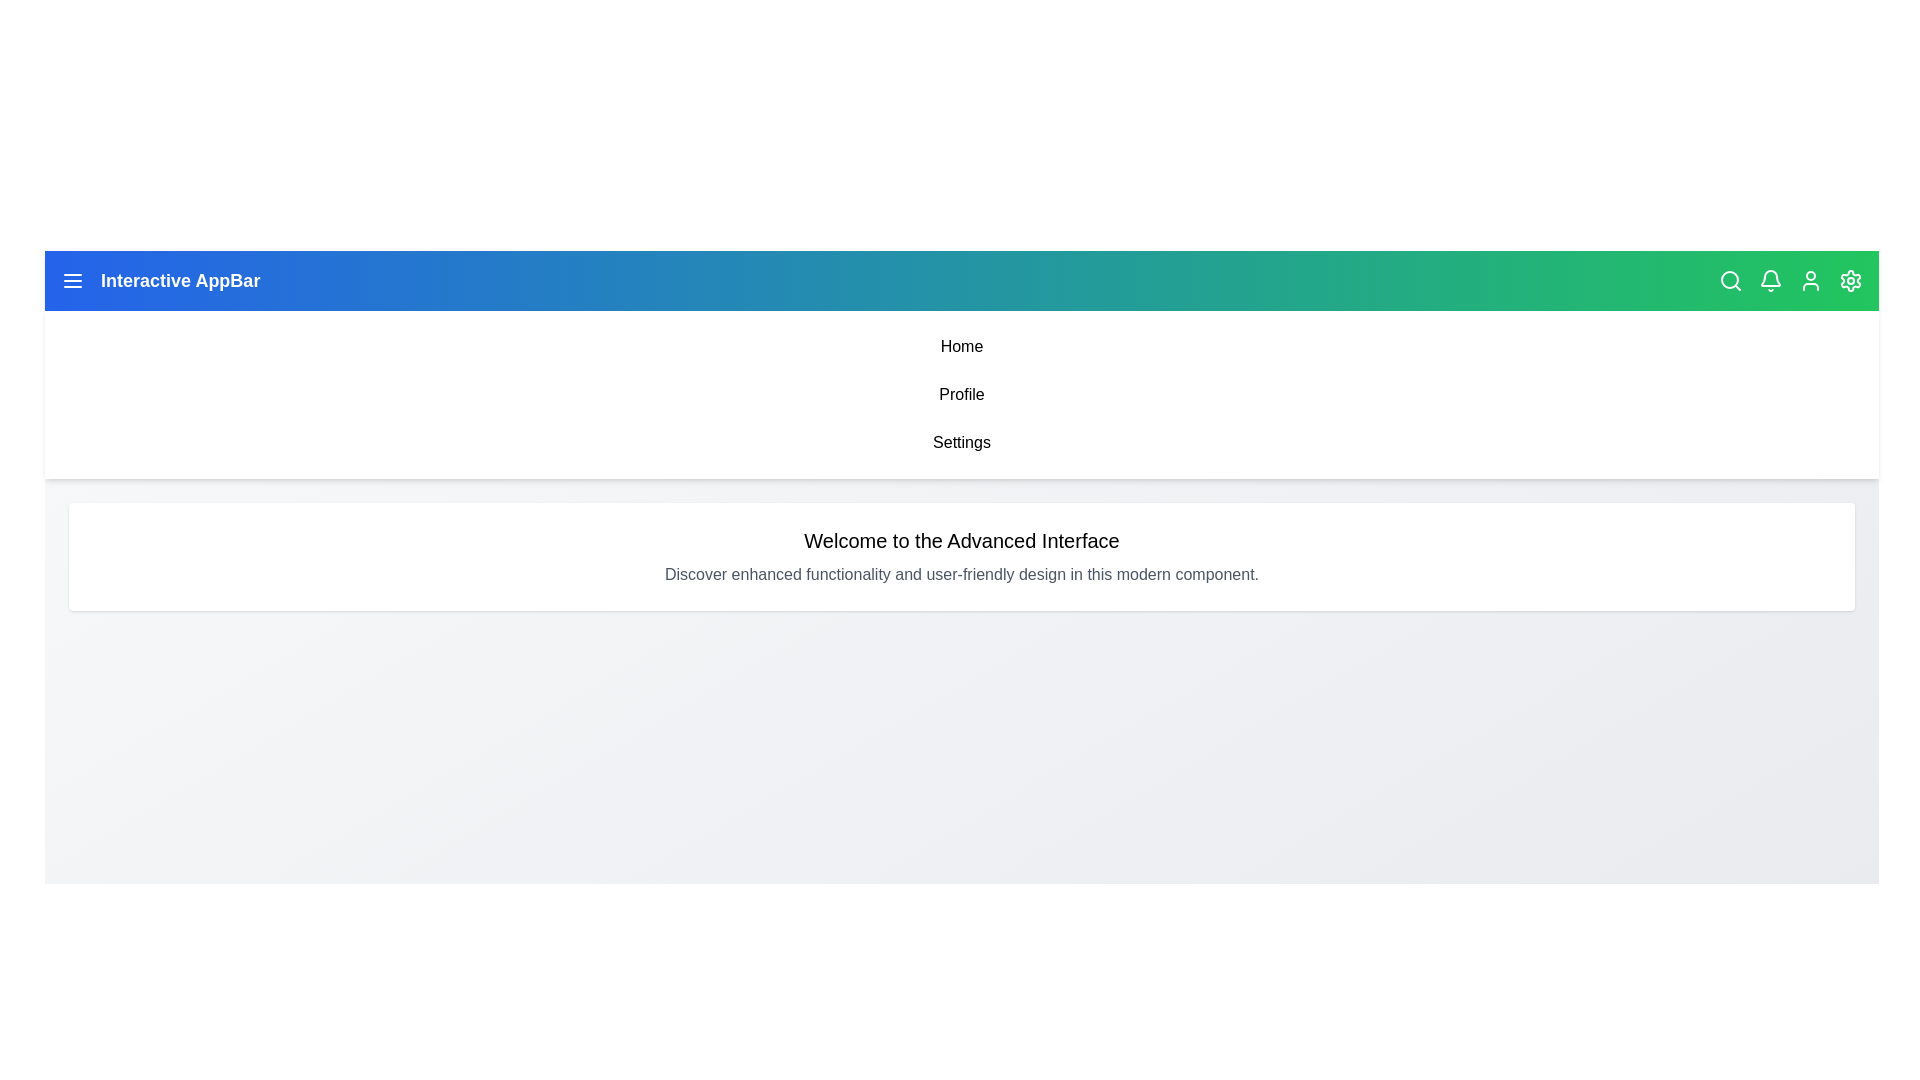  I want to click on the User icon to access user profile options, so click(1810, 281).